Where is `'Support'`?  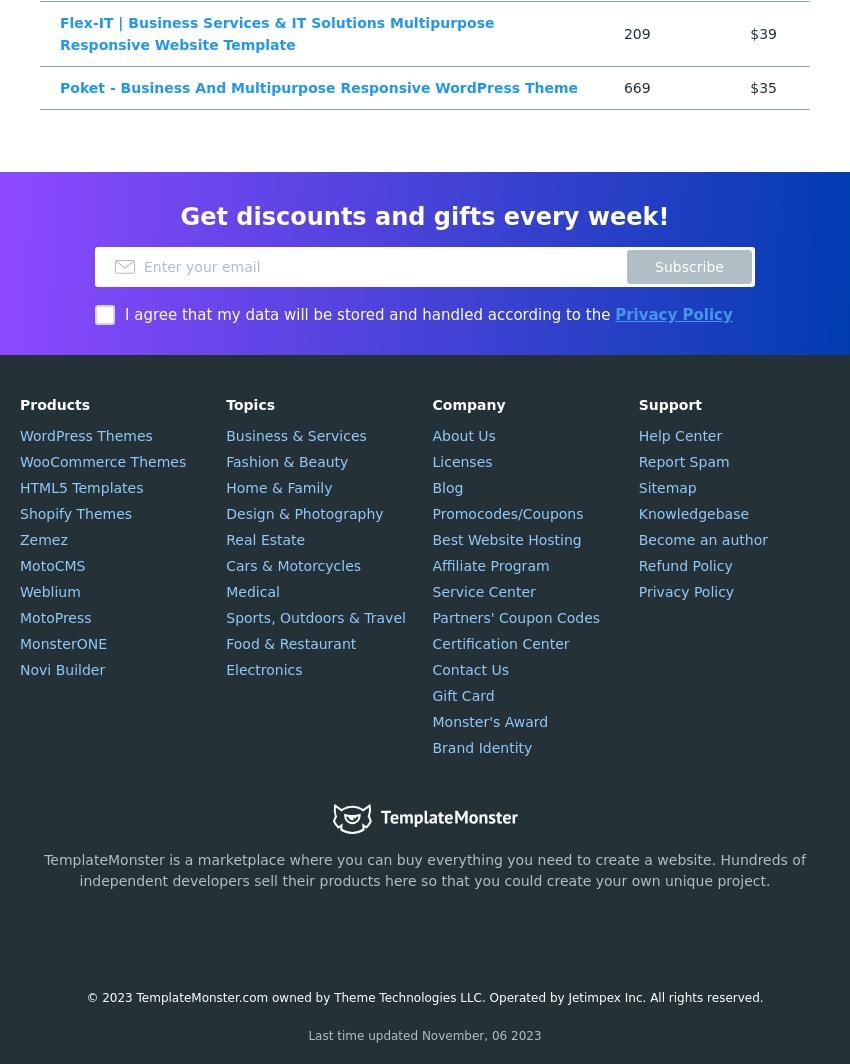
'Support' is located at coordinates (669, 404).